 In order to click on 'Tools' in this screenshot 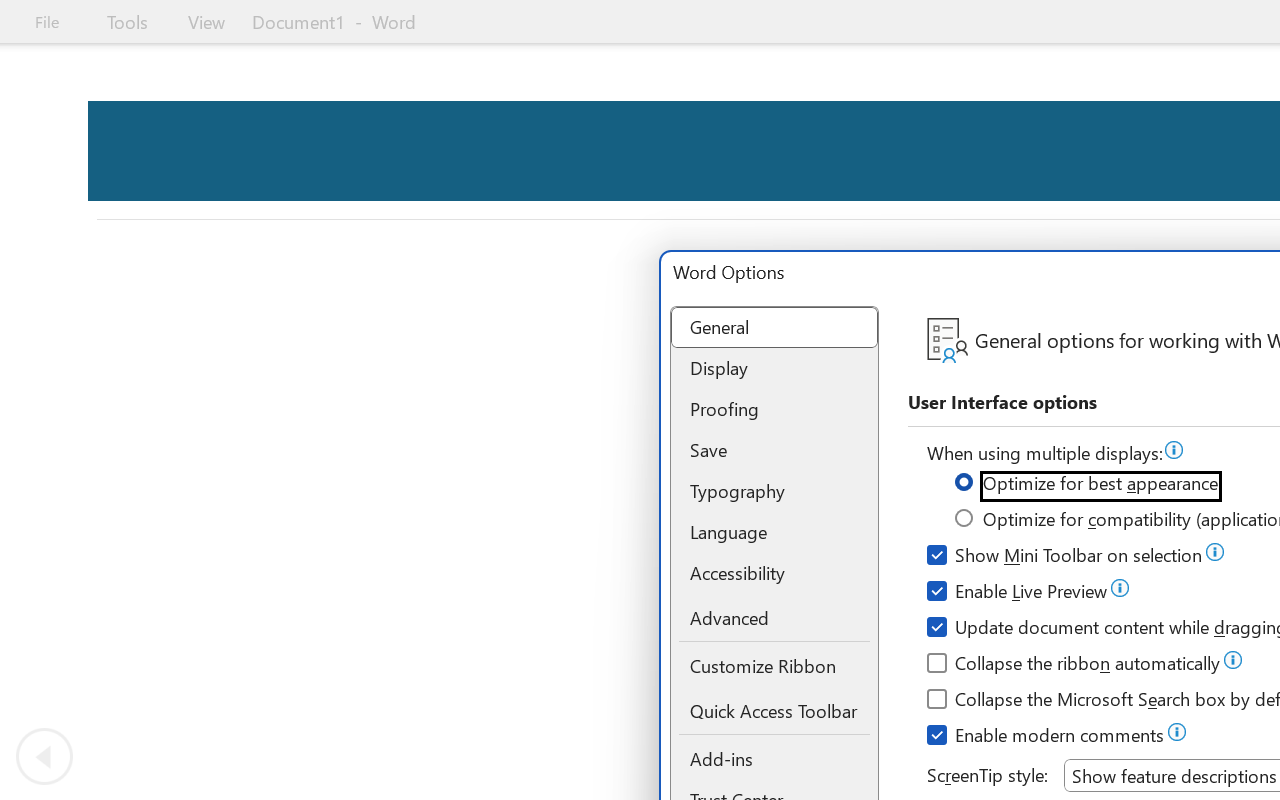, I will do `click(126, 21)`.